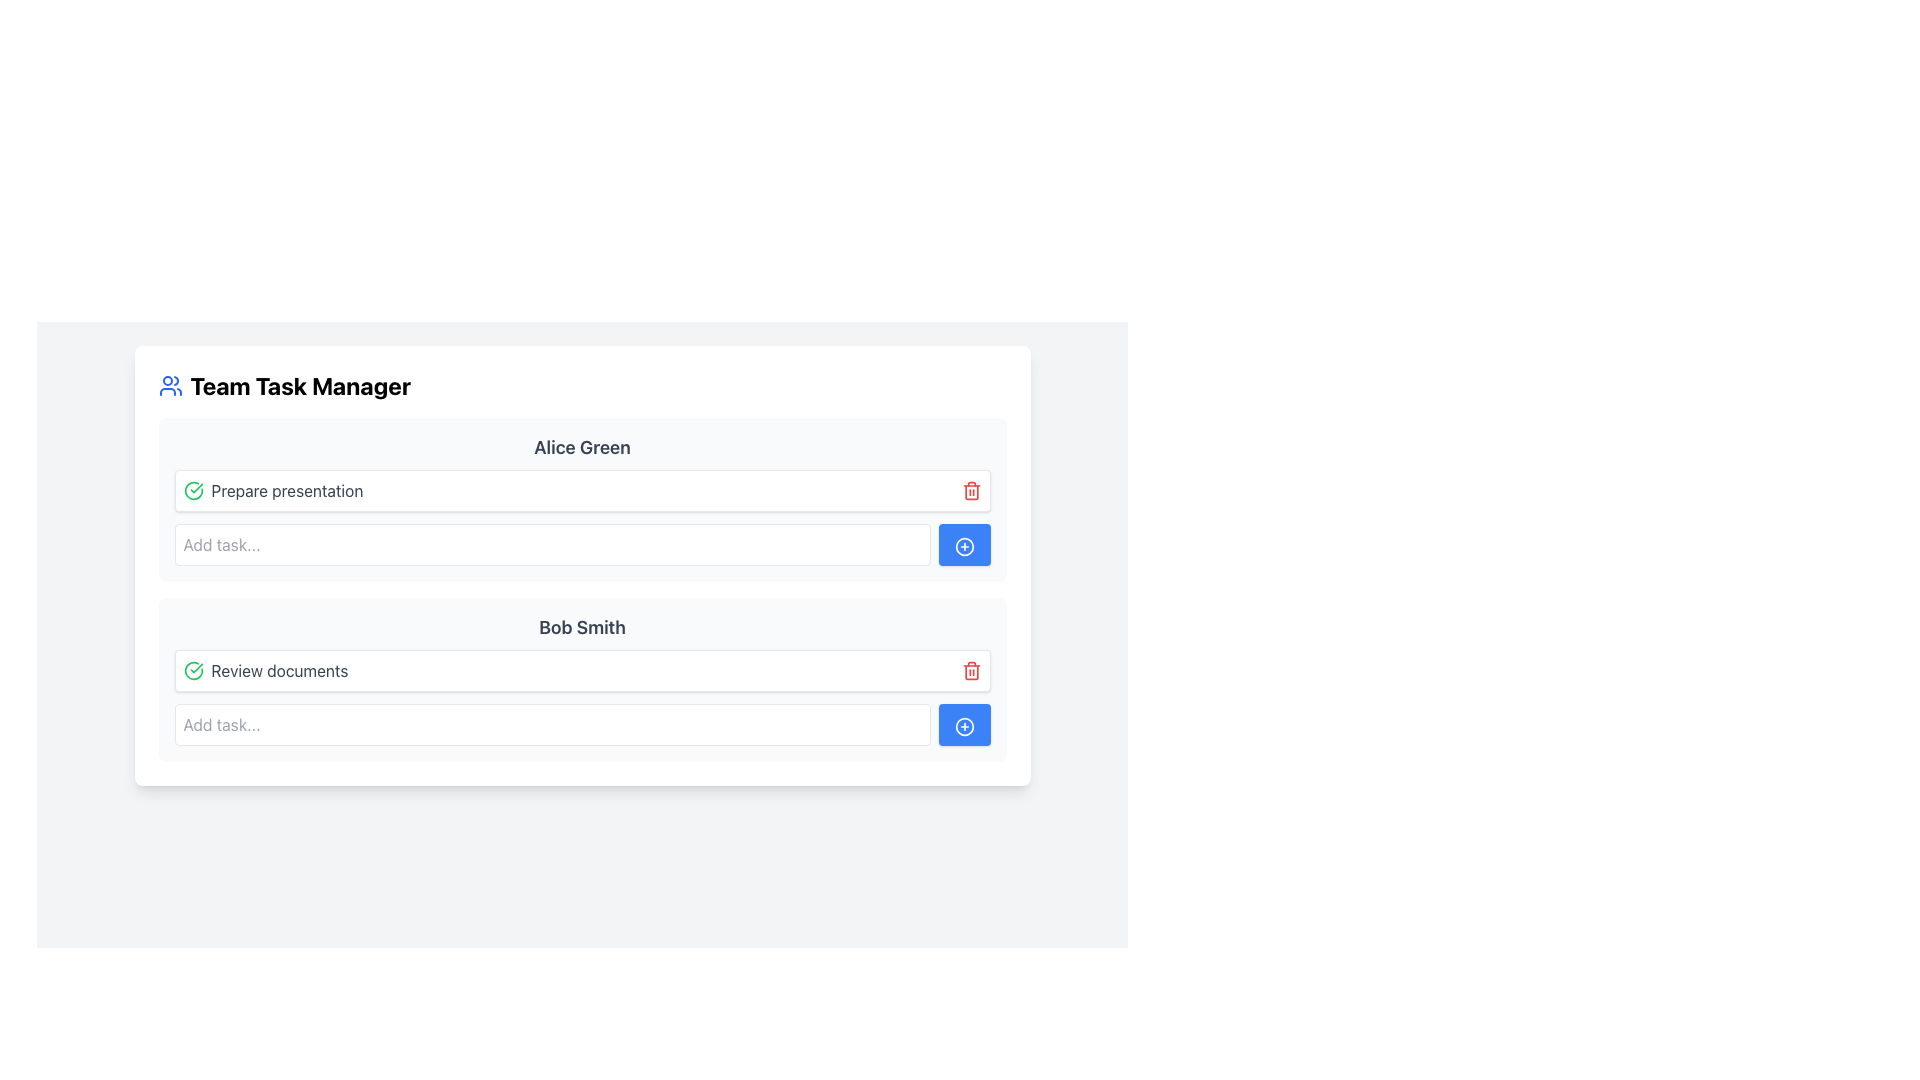  Describe the element at coordinates (964, 546) in the screenshot. I see `the blue circular Icon button with a white plus sign located next to the 'Add task...' input field under the 'Bob Smith' section` at that location.